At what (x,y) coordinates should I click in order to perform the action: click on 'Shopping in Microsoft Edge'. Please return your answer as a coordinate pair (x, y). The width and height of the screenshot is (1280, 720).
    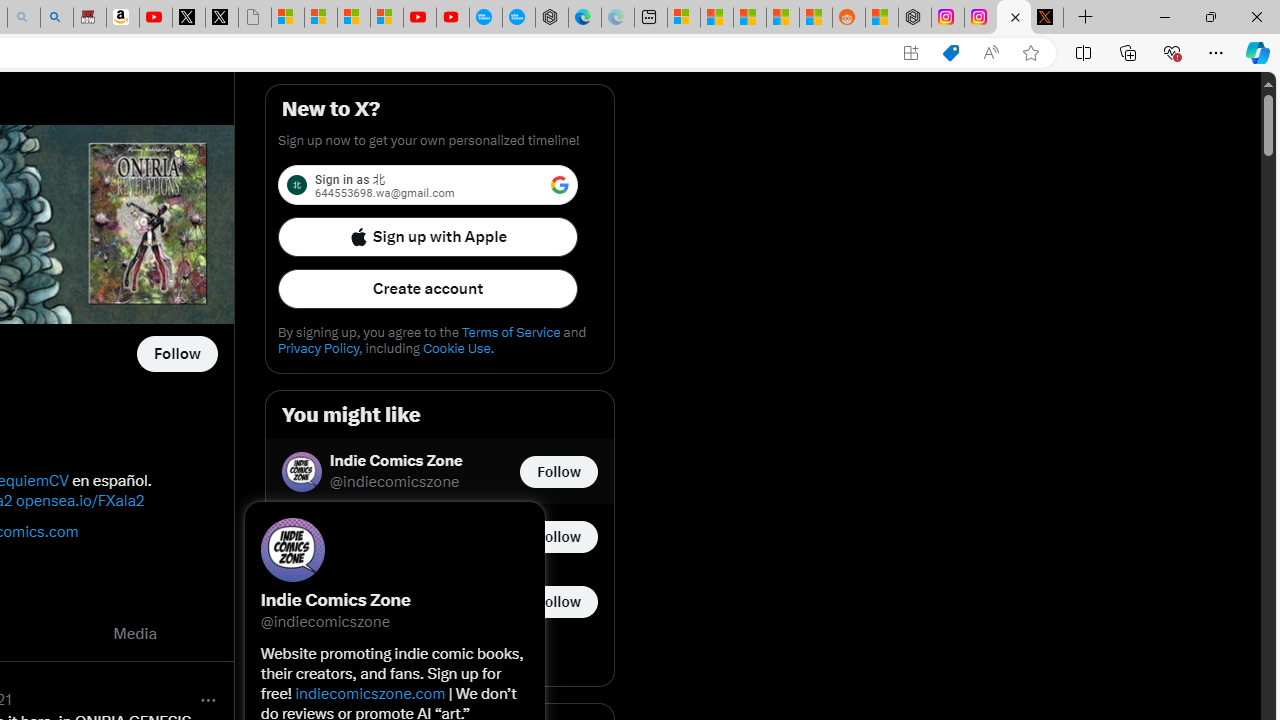
    Looking at the image, I should click on (950, 52).